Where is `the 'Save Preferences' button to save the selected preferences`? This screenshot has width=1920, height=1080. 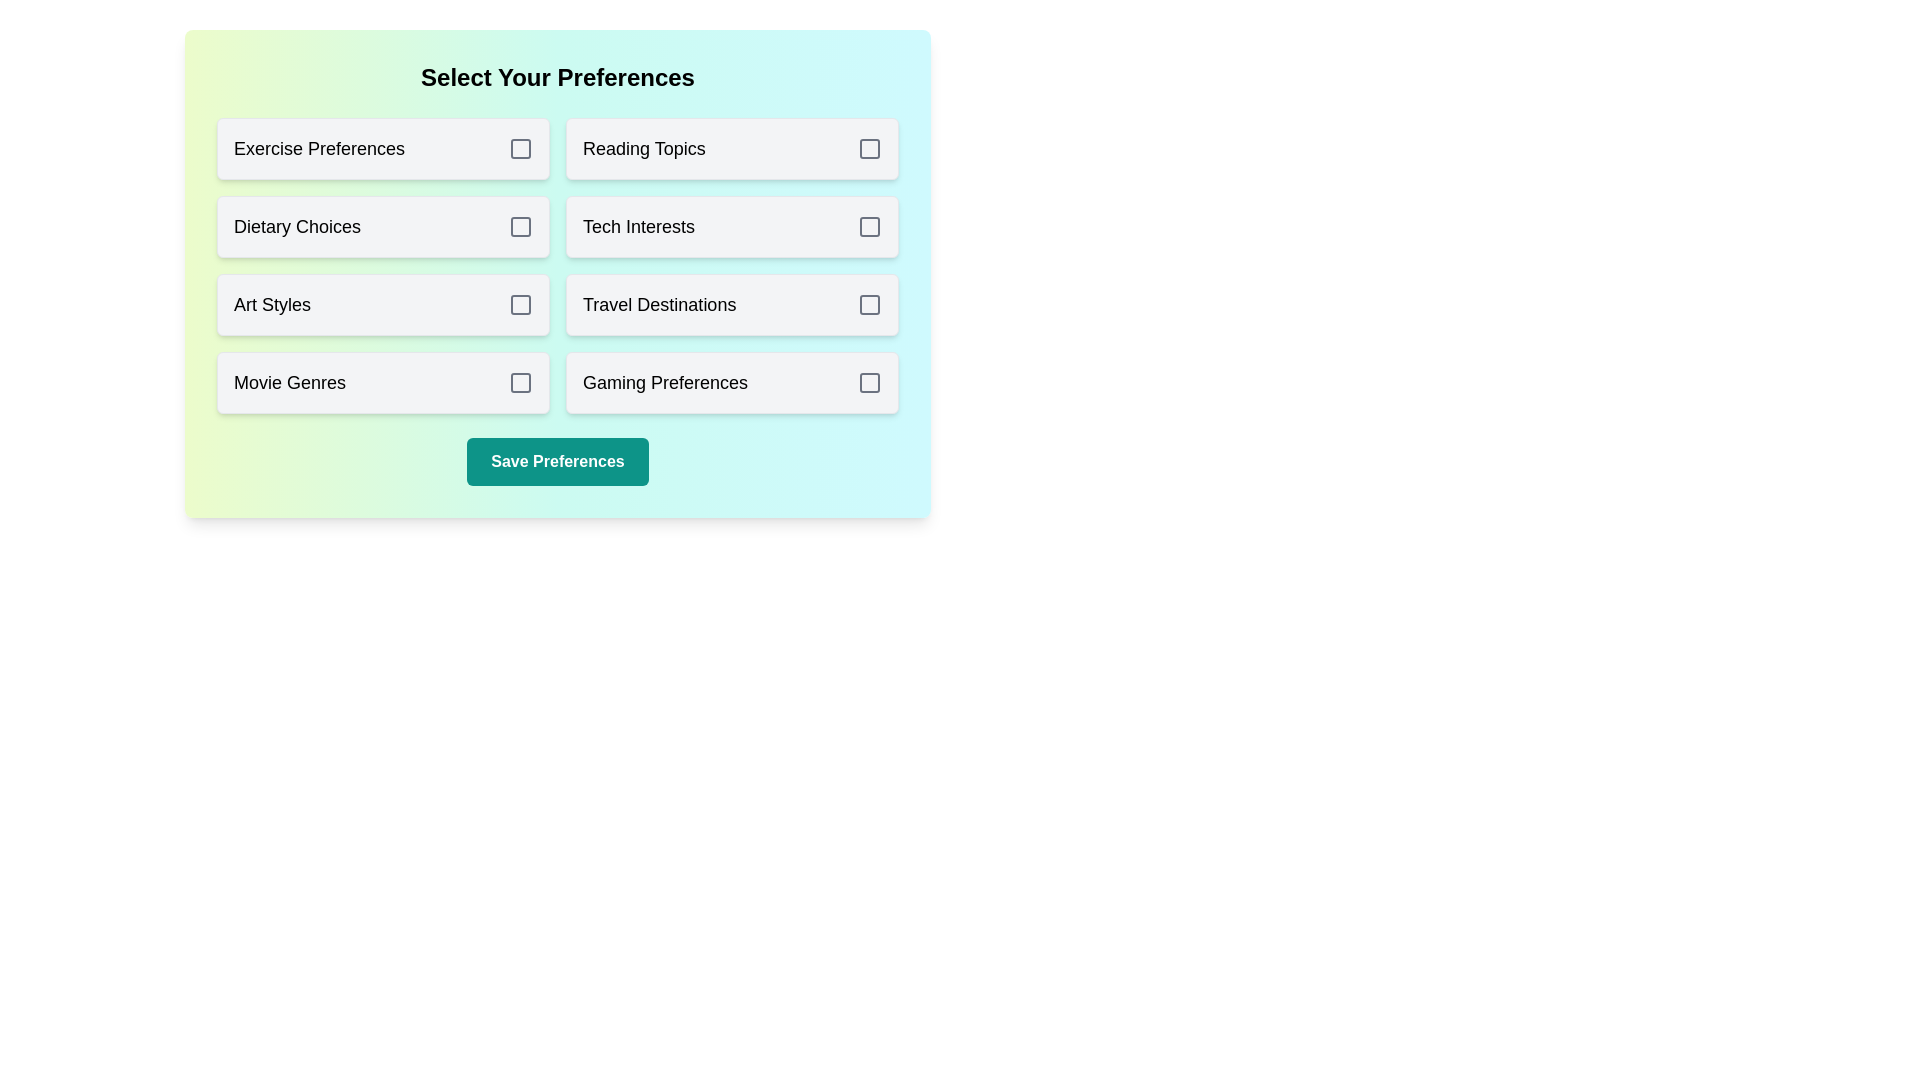 the 'Save Preferences' button to save the selected preferences is located at coordinates (557, 462).